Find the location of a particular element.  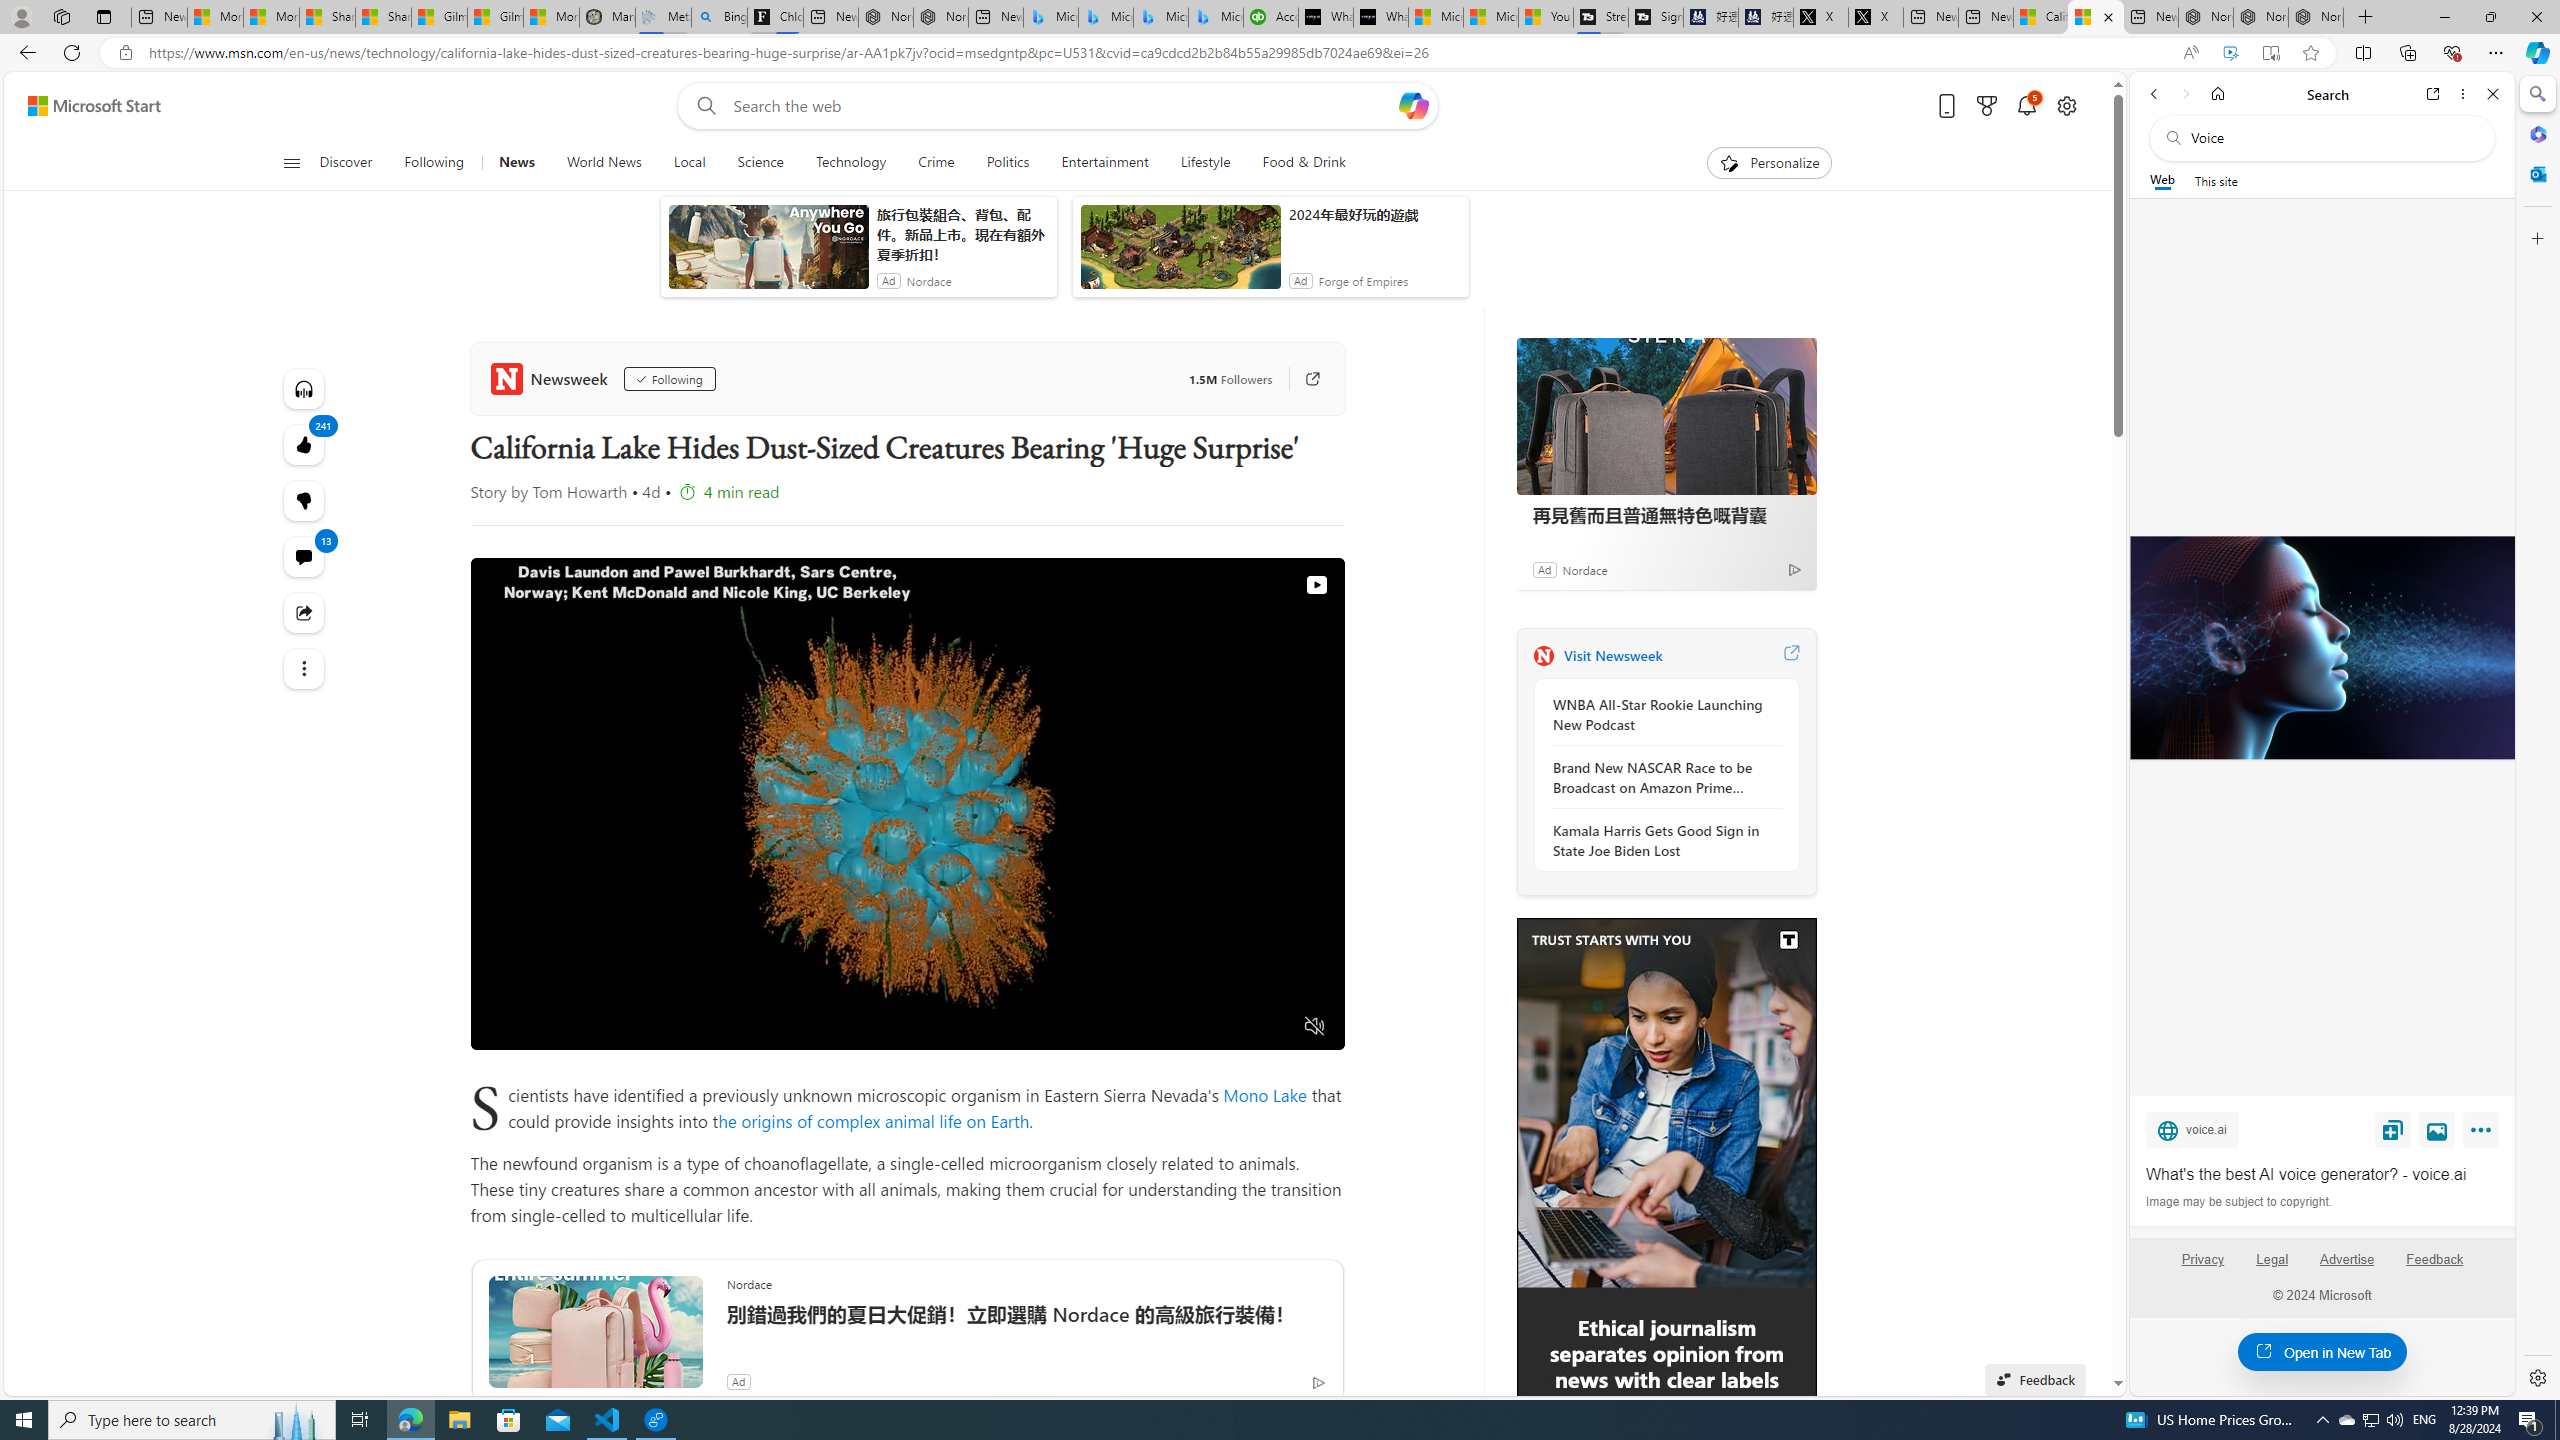

'Nordace - Best Sellers' is located at coordinates (2205, 16).